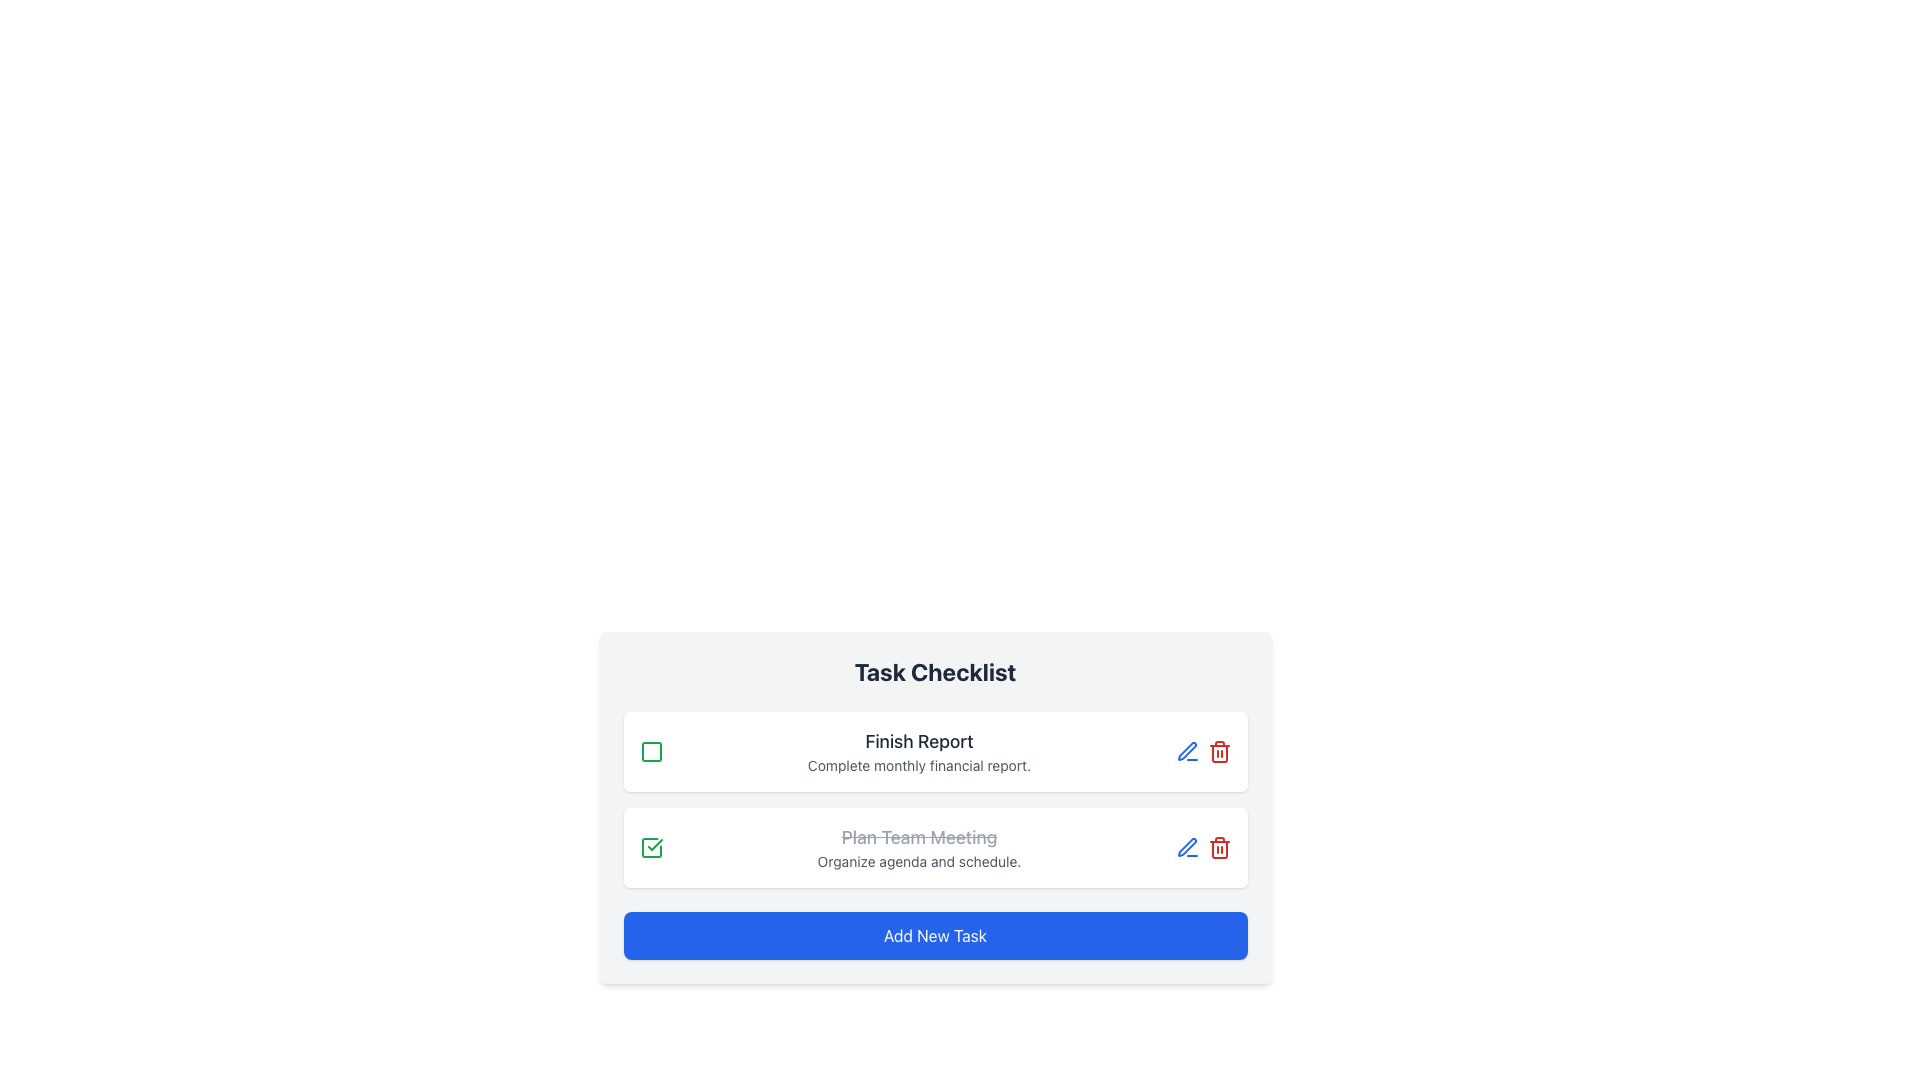  Describe the element at coordinates (918, 860) in the screenshot. I see `descriptive text element located below the strikethrough title 'Plan Team Meeting' in the second task of the checklist` at that location.